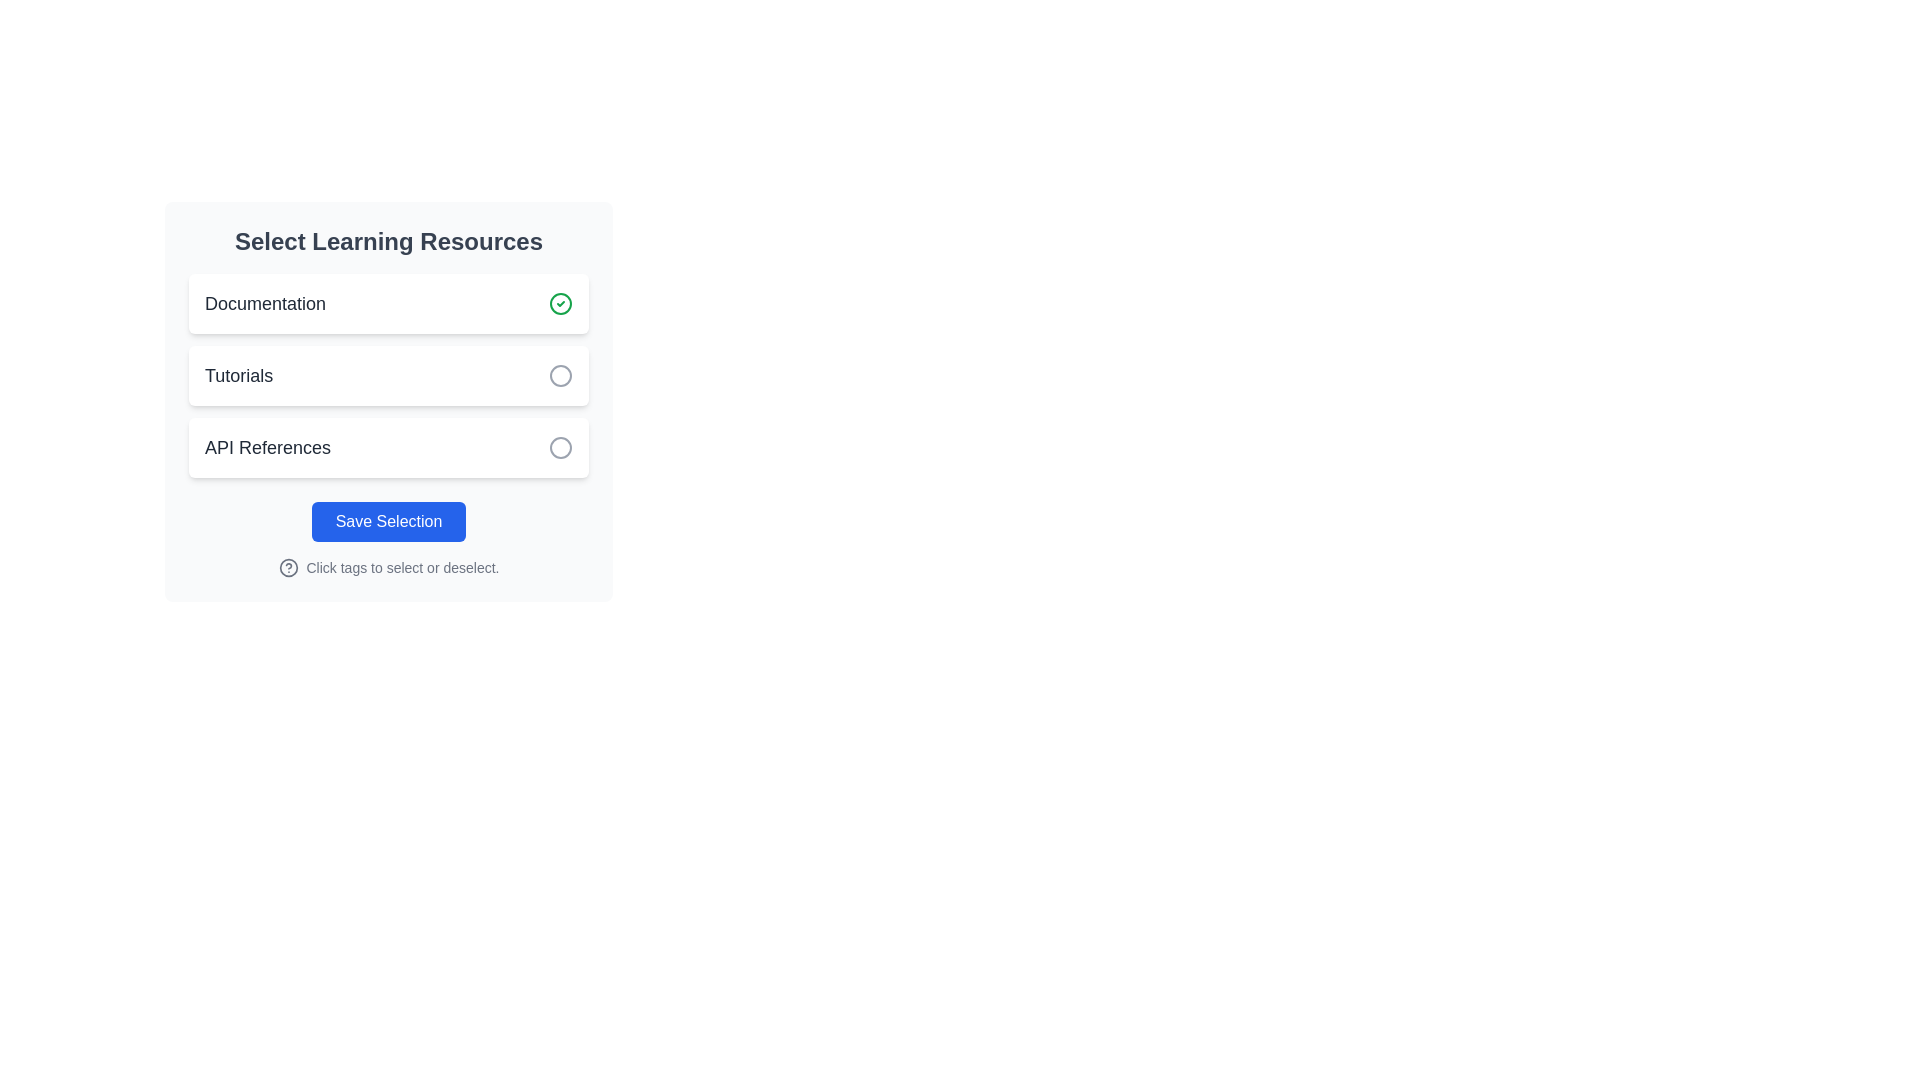 The height and width of the screenshot is (1080, 1920). What do you see at coordinates (388, 446) in the screenshot?
I see `the third selectable list item related to 'API References'` at bounding box center [388, 446].